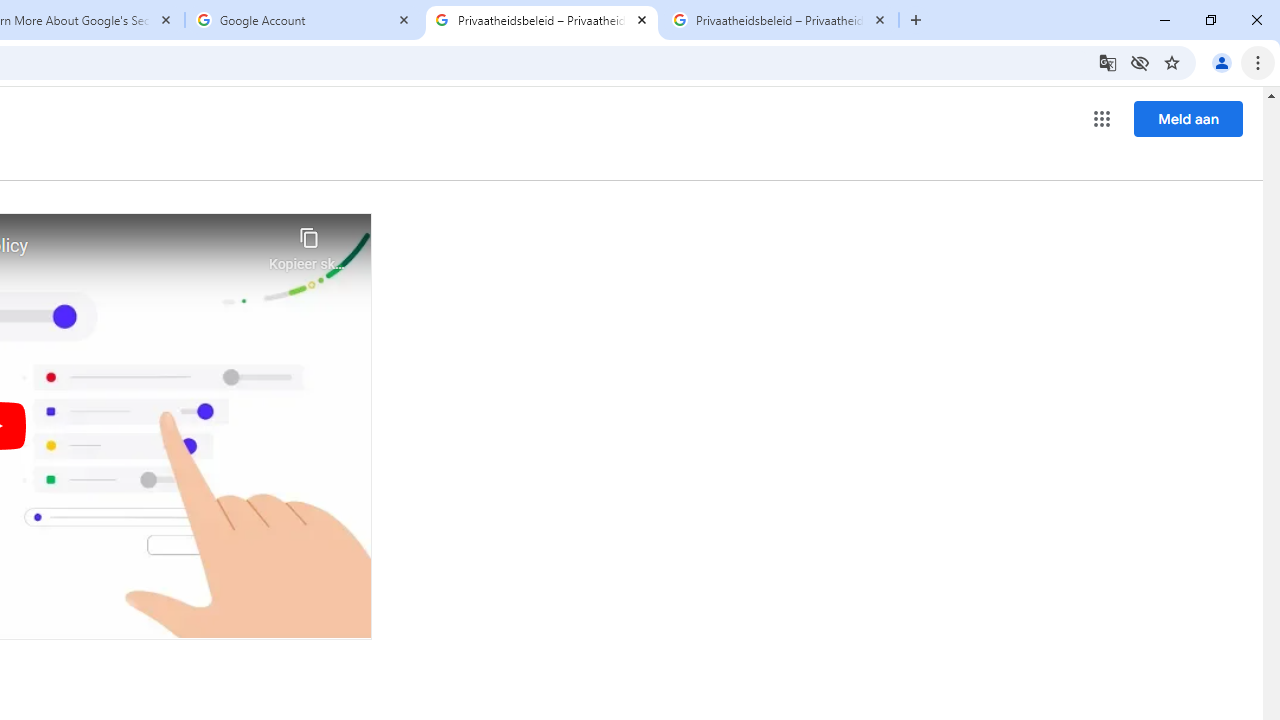  I want to click on 'Translate this page', so click(1106, 61).